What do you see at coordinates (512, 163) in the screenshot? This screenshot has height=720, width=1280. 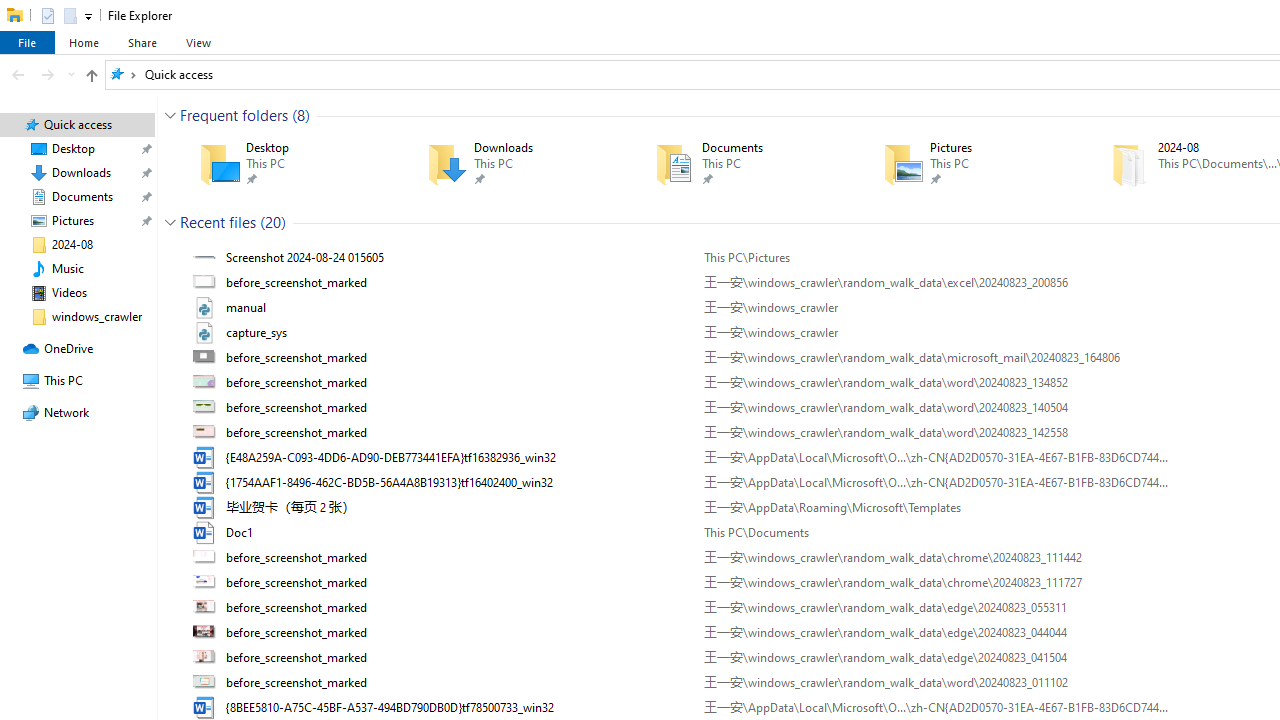 I see `'Downloads'` at bounding box center [512, 163].